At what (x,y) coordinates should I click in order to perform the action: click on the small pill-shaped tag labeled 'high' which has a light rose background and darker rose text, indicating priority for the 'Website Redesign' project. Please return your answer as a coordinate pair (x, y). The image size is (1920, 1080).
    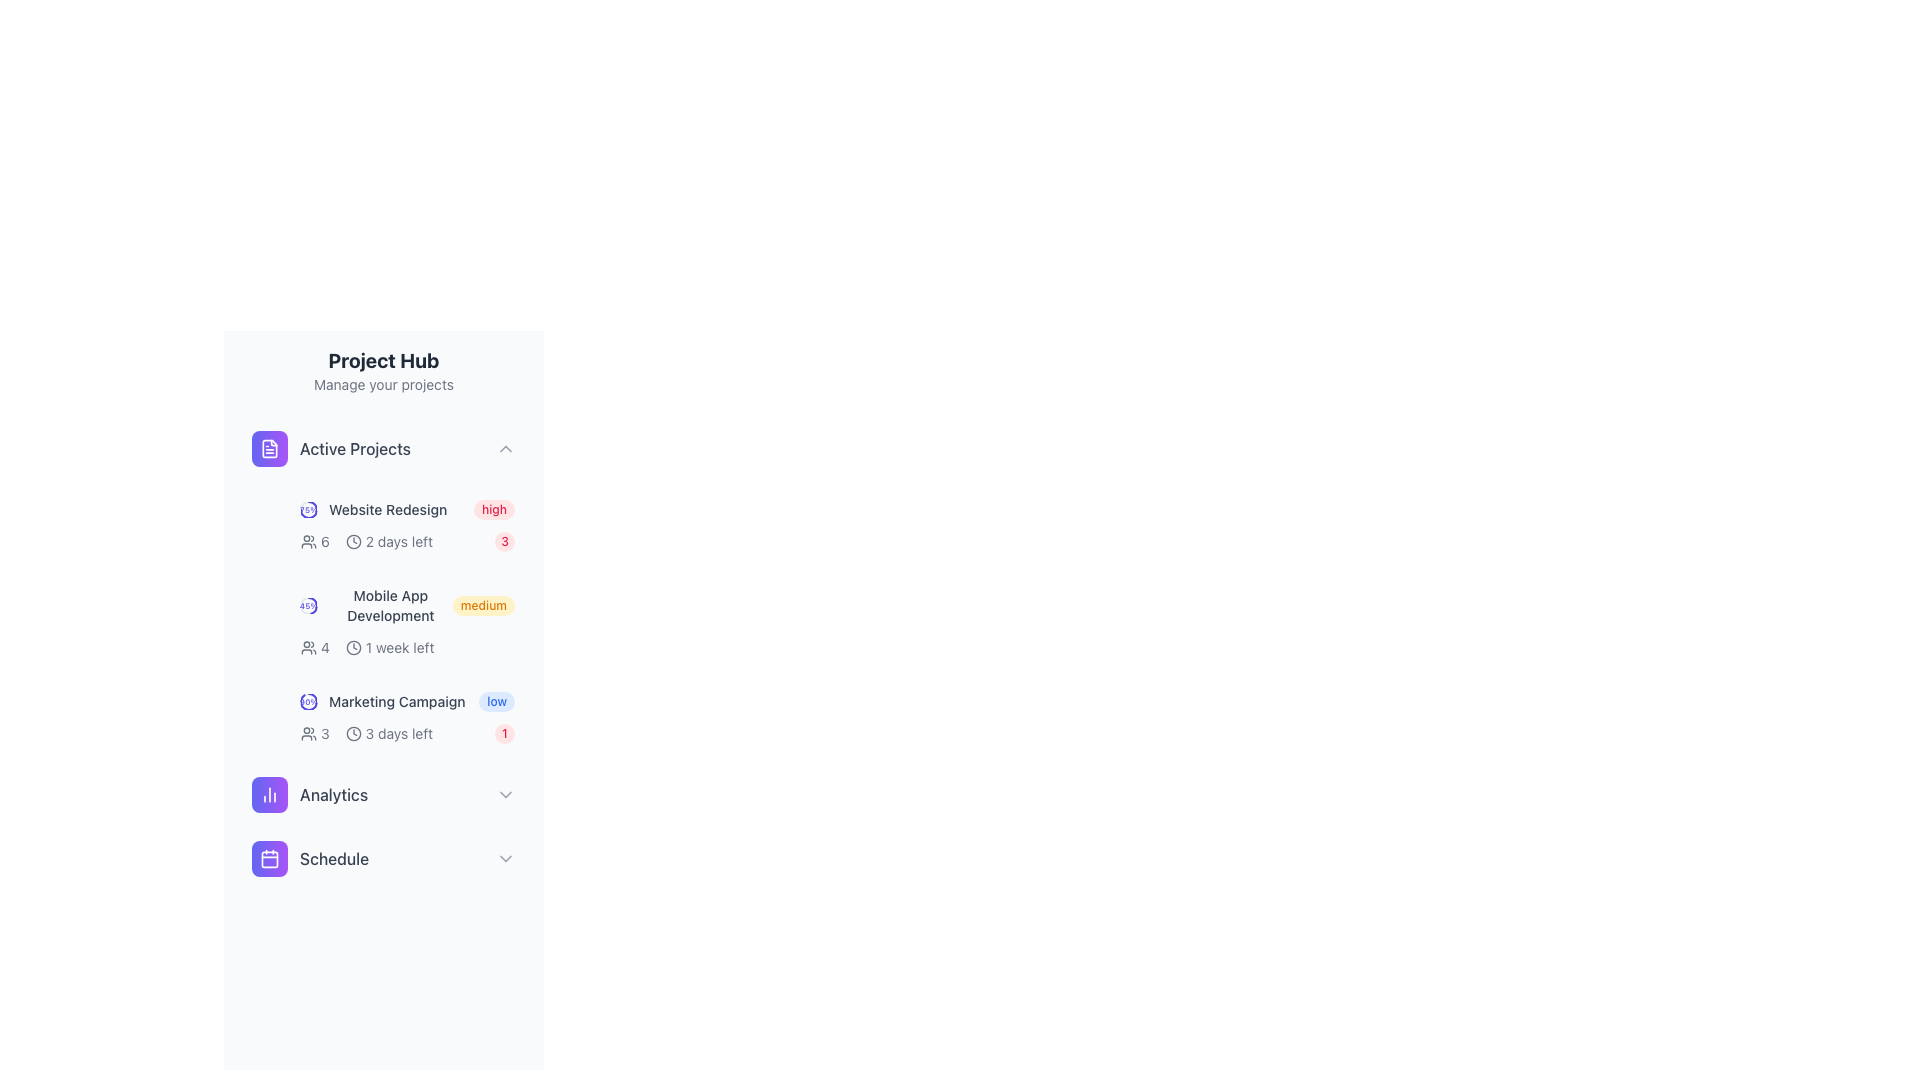
    Looking at the image, I should click on (494, 508).